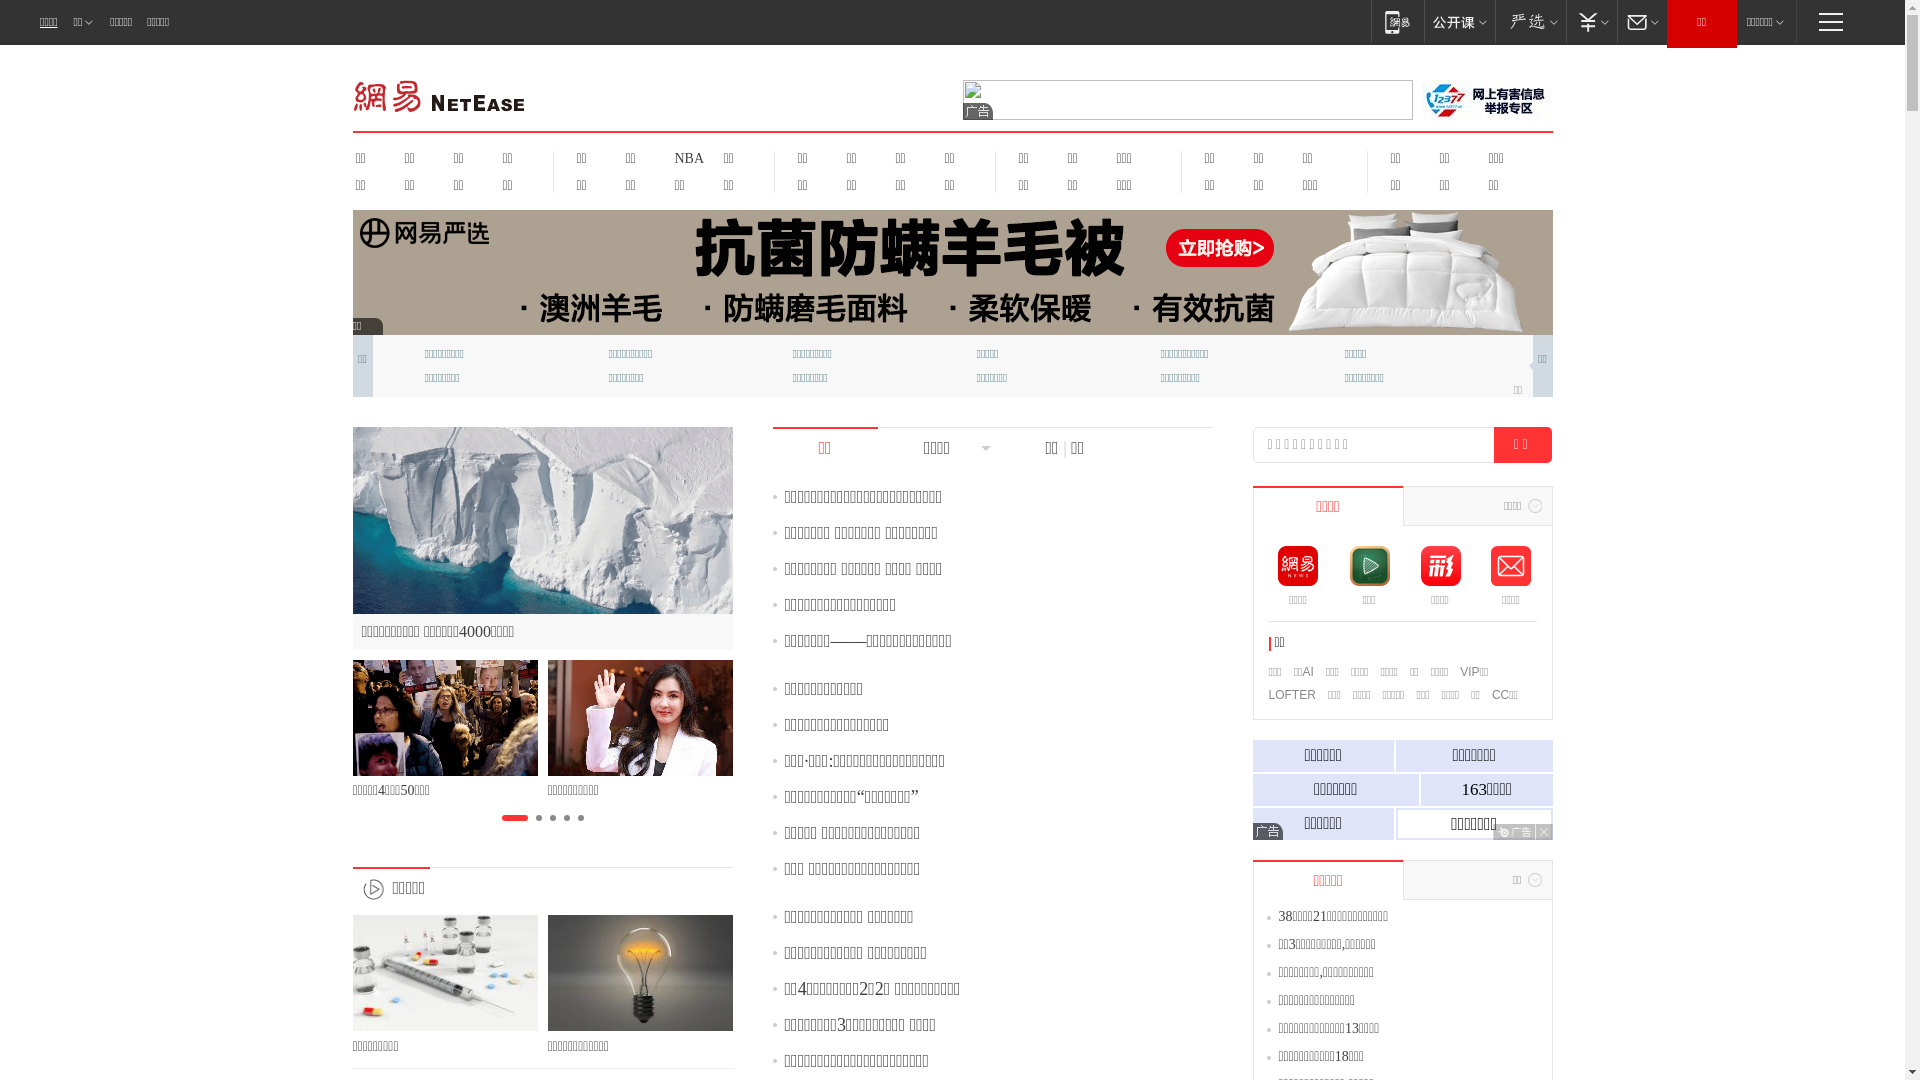 The width and height of the screenshot is (1920, 1080). What do you see at coordinates (686, 157) in the screenshot?
I see `'NBA'` at bounding box center [686, 157].